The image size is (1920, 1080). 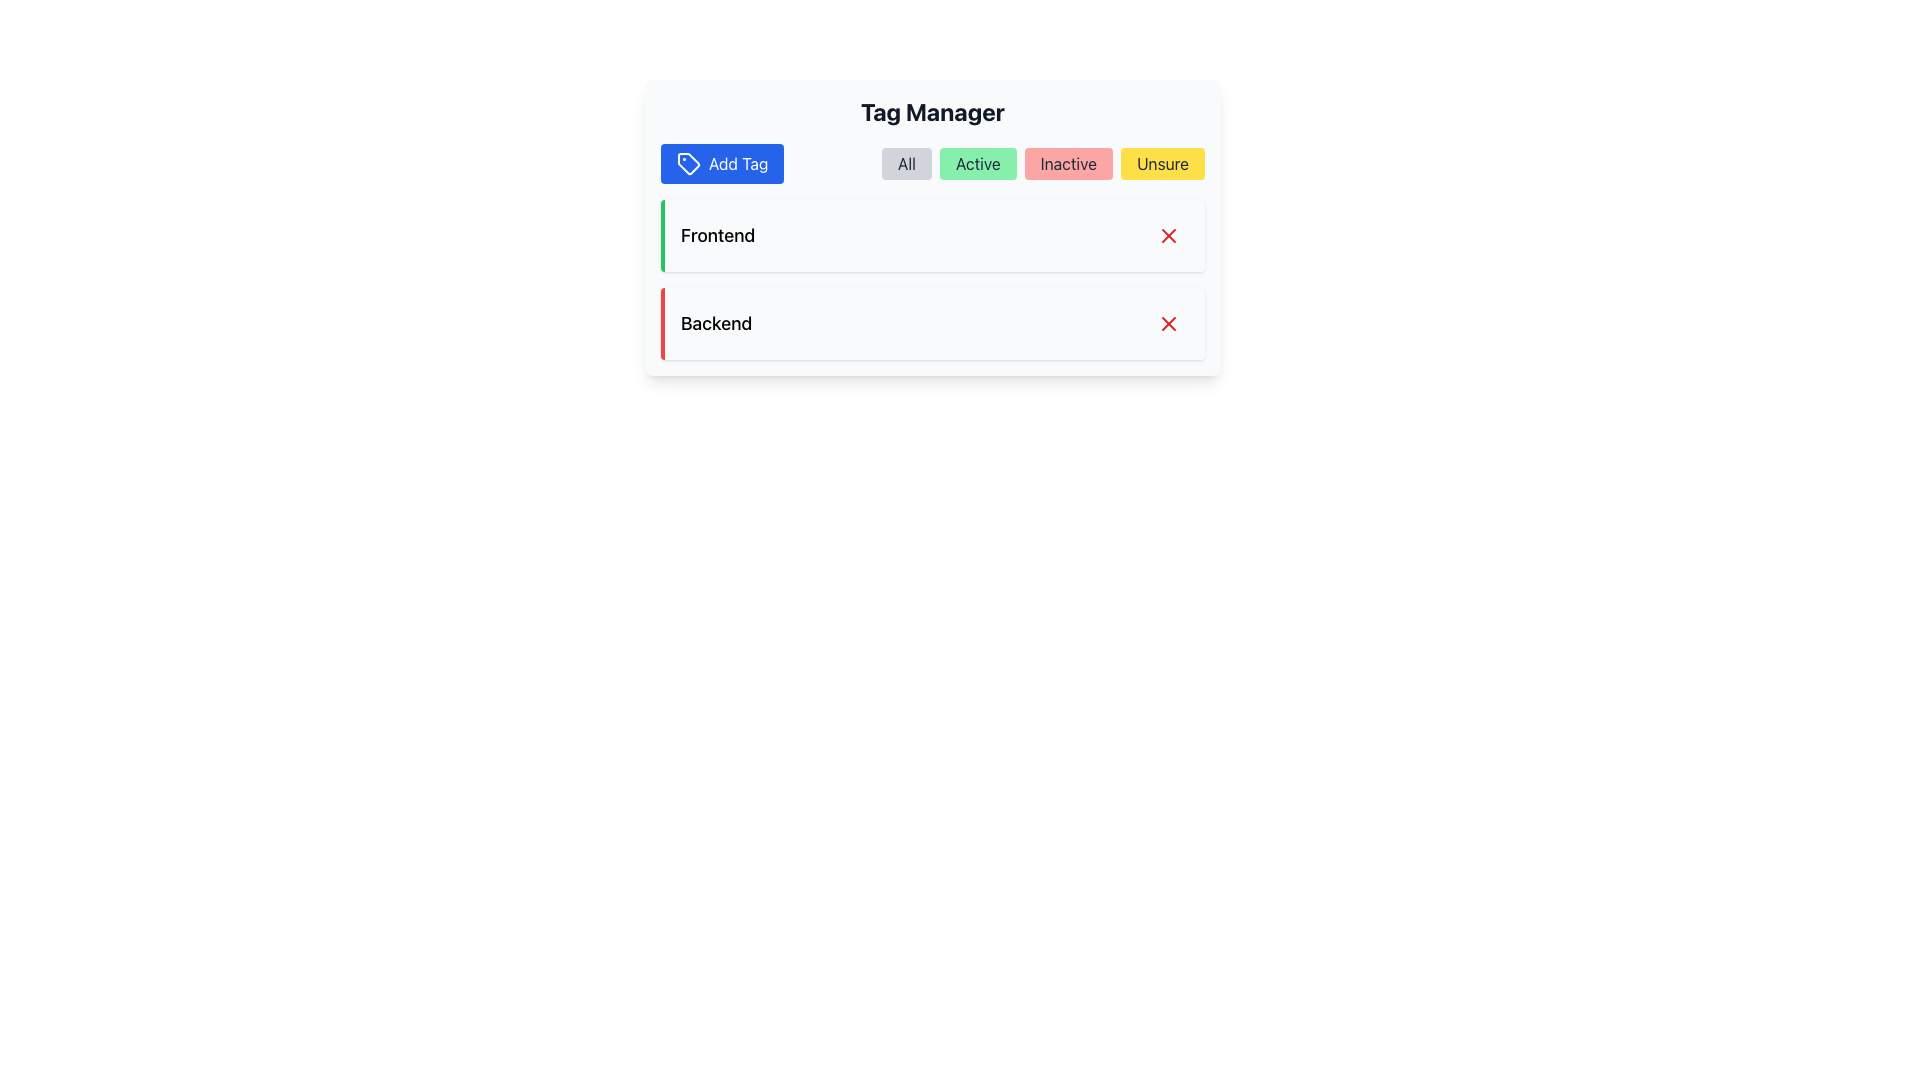 I want to click on the 'Inactive' button located between the 'Active' and 'Unsure' buttons under the 'Tag Manager' heading, so click(x=1067, y=163).